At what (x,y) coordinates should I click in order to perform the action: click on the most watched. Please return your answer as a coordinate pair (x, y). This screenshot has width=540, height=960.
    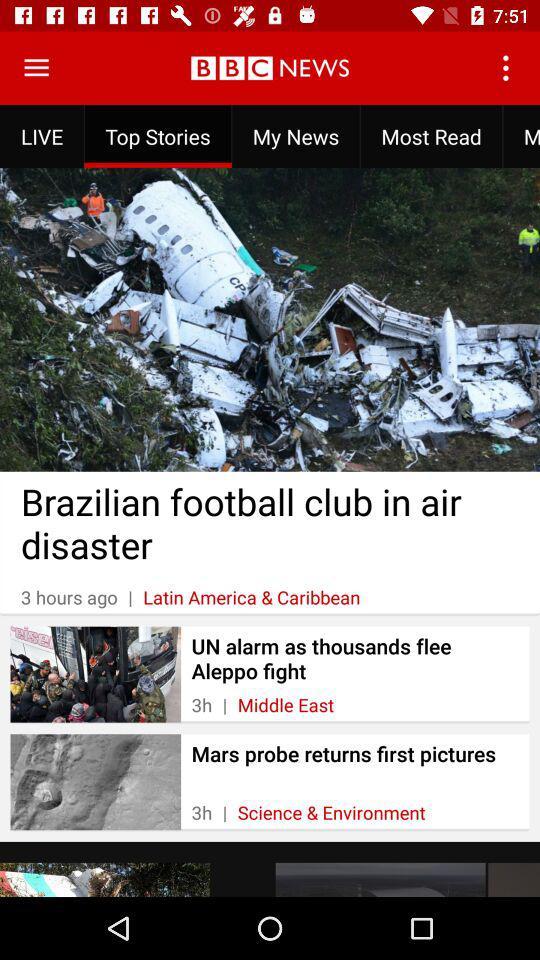
    Looking at the image, I should click on (521, 135).